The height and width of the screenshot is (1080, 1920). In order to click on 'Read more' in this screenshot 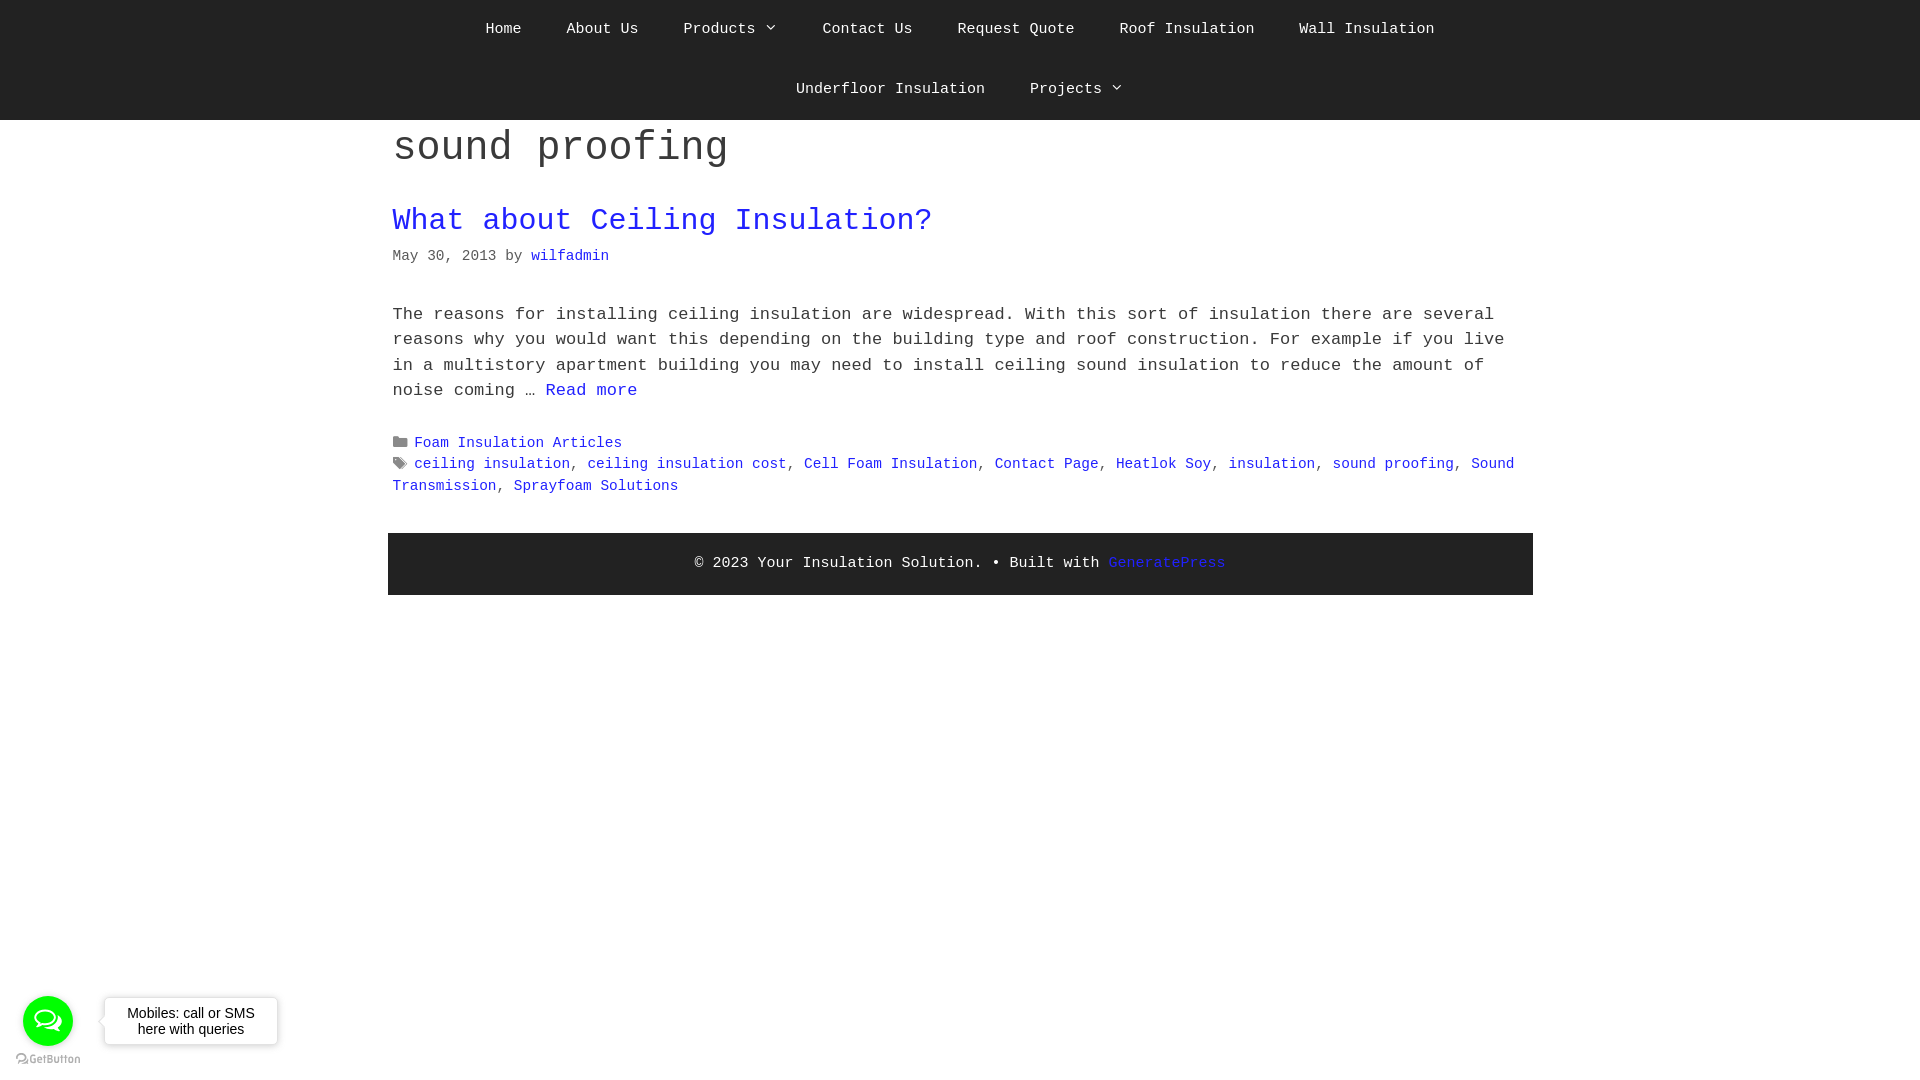, I will do `click(590, 390)`.